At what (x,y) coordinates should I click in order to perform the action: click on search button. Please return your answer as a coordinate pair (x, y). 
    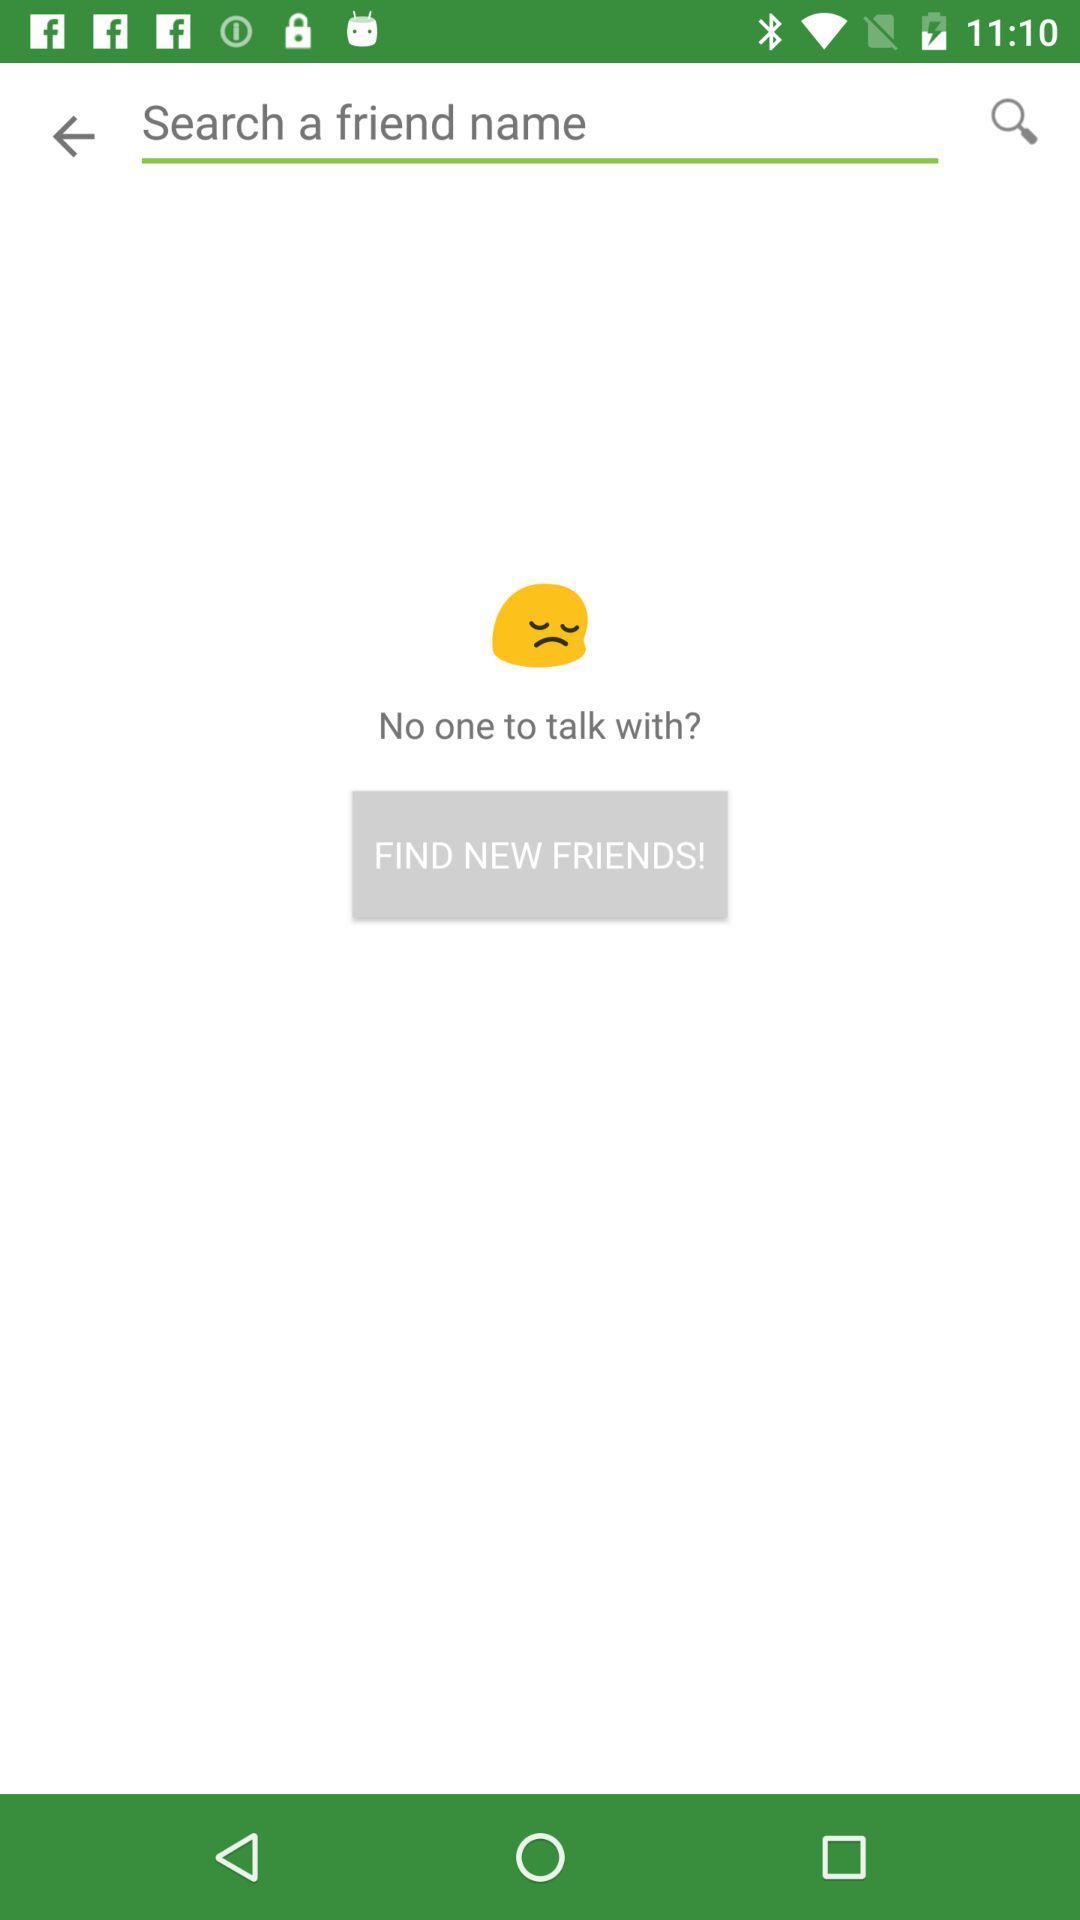
    Looking at the image, I should click on (1014, 119).